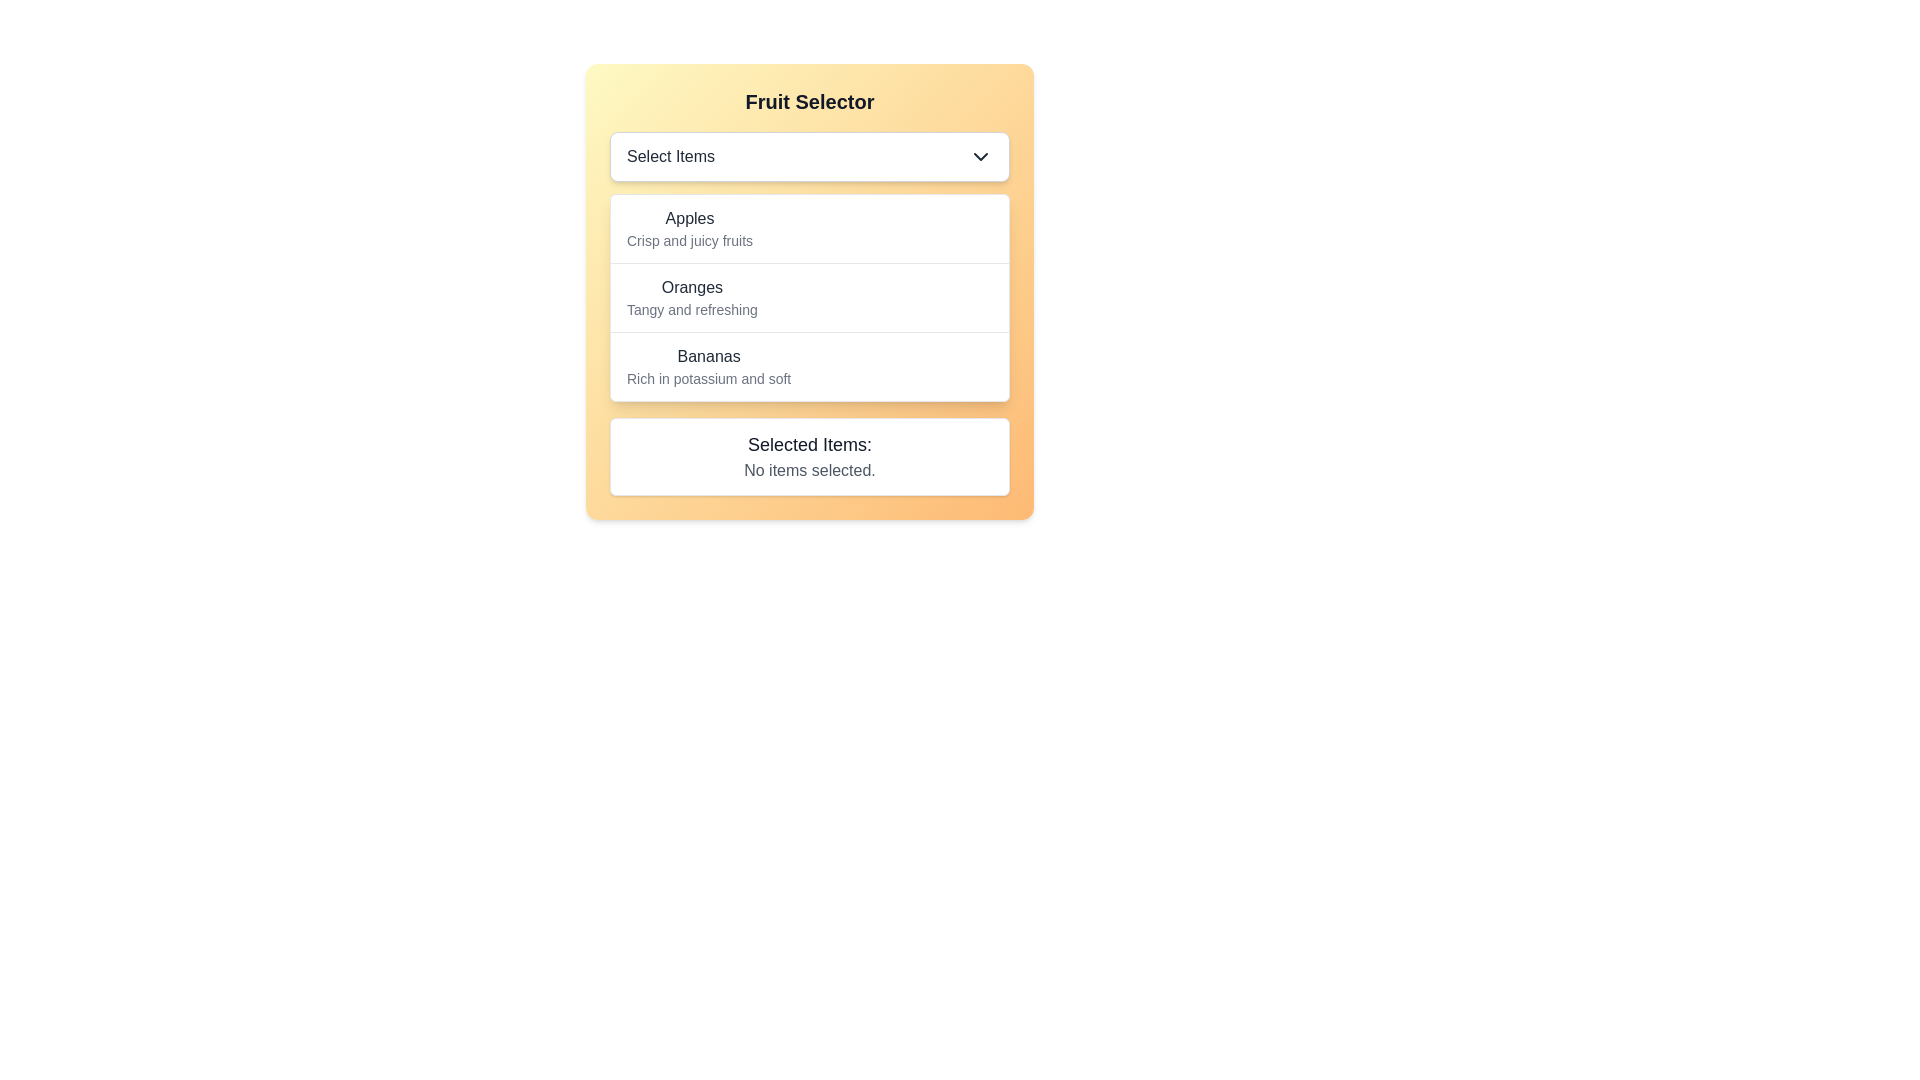 This screenshot has width=1920, height=1080. What do you see at coordinates (810, 292) in the screenshot?
I see `to select the list item titled 'Oranges' in the dropdown menu under 'Fruit Selector'` at bounding box center [810, 292].